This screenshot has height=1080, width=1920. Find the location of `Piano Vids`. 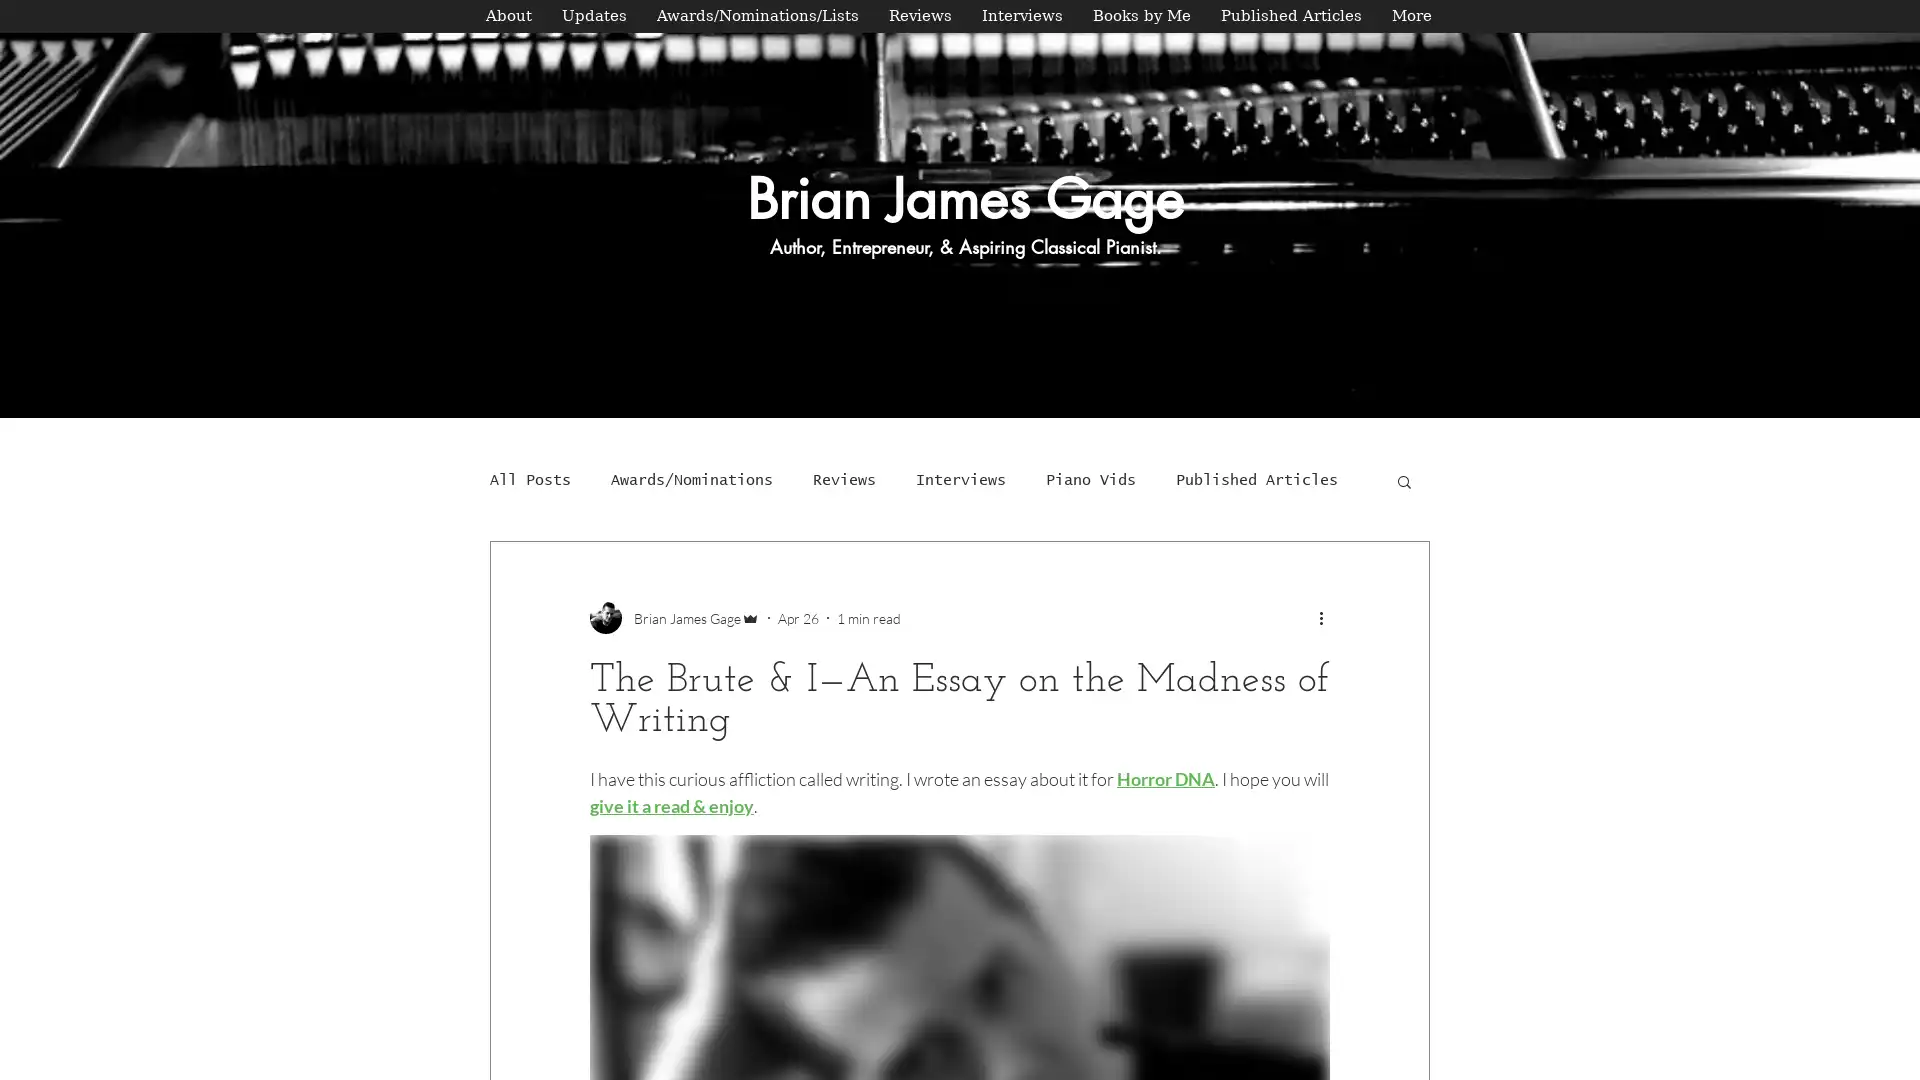

Piano Vids is located at coordinates (1089, 481).